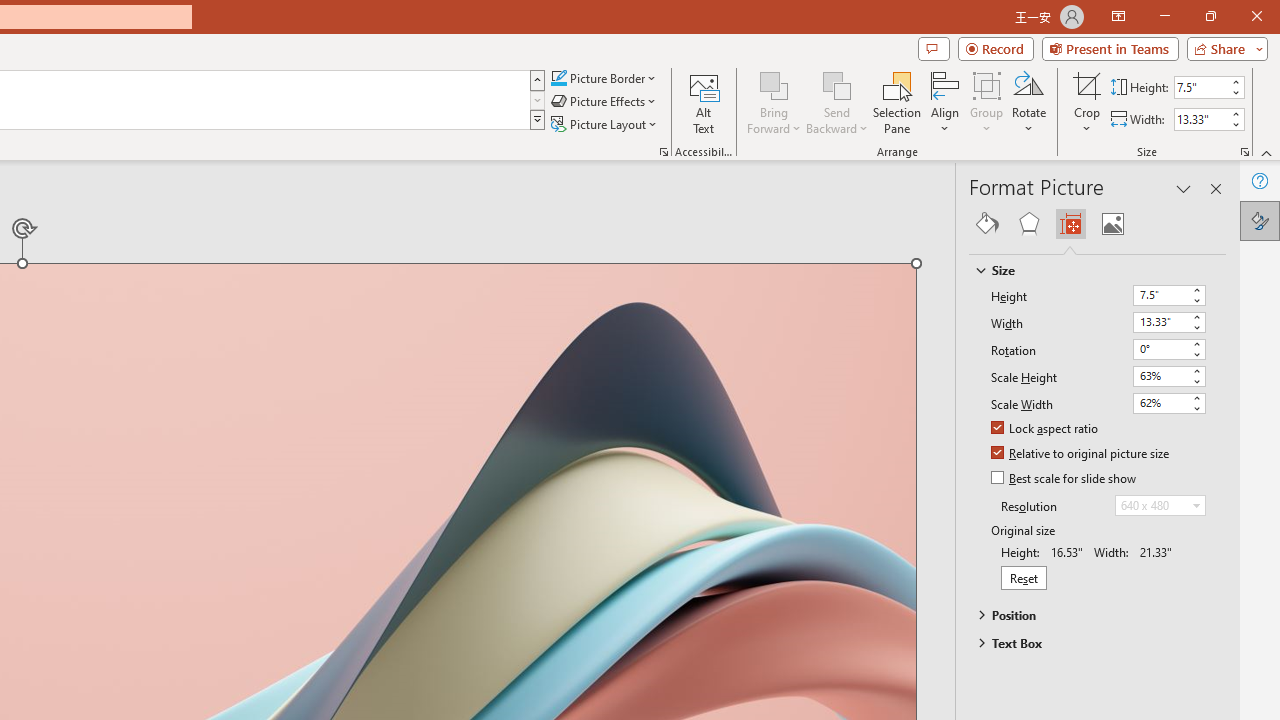 This screenshot has width=1280, height=720. Describe the element at coordinates (1086, 103) in the screenshot. I see `'Crop'` at that location.